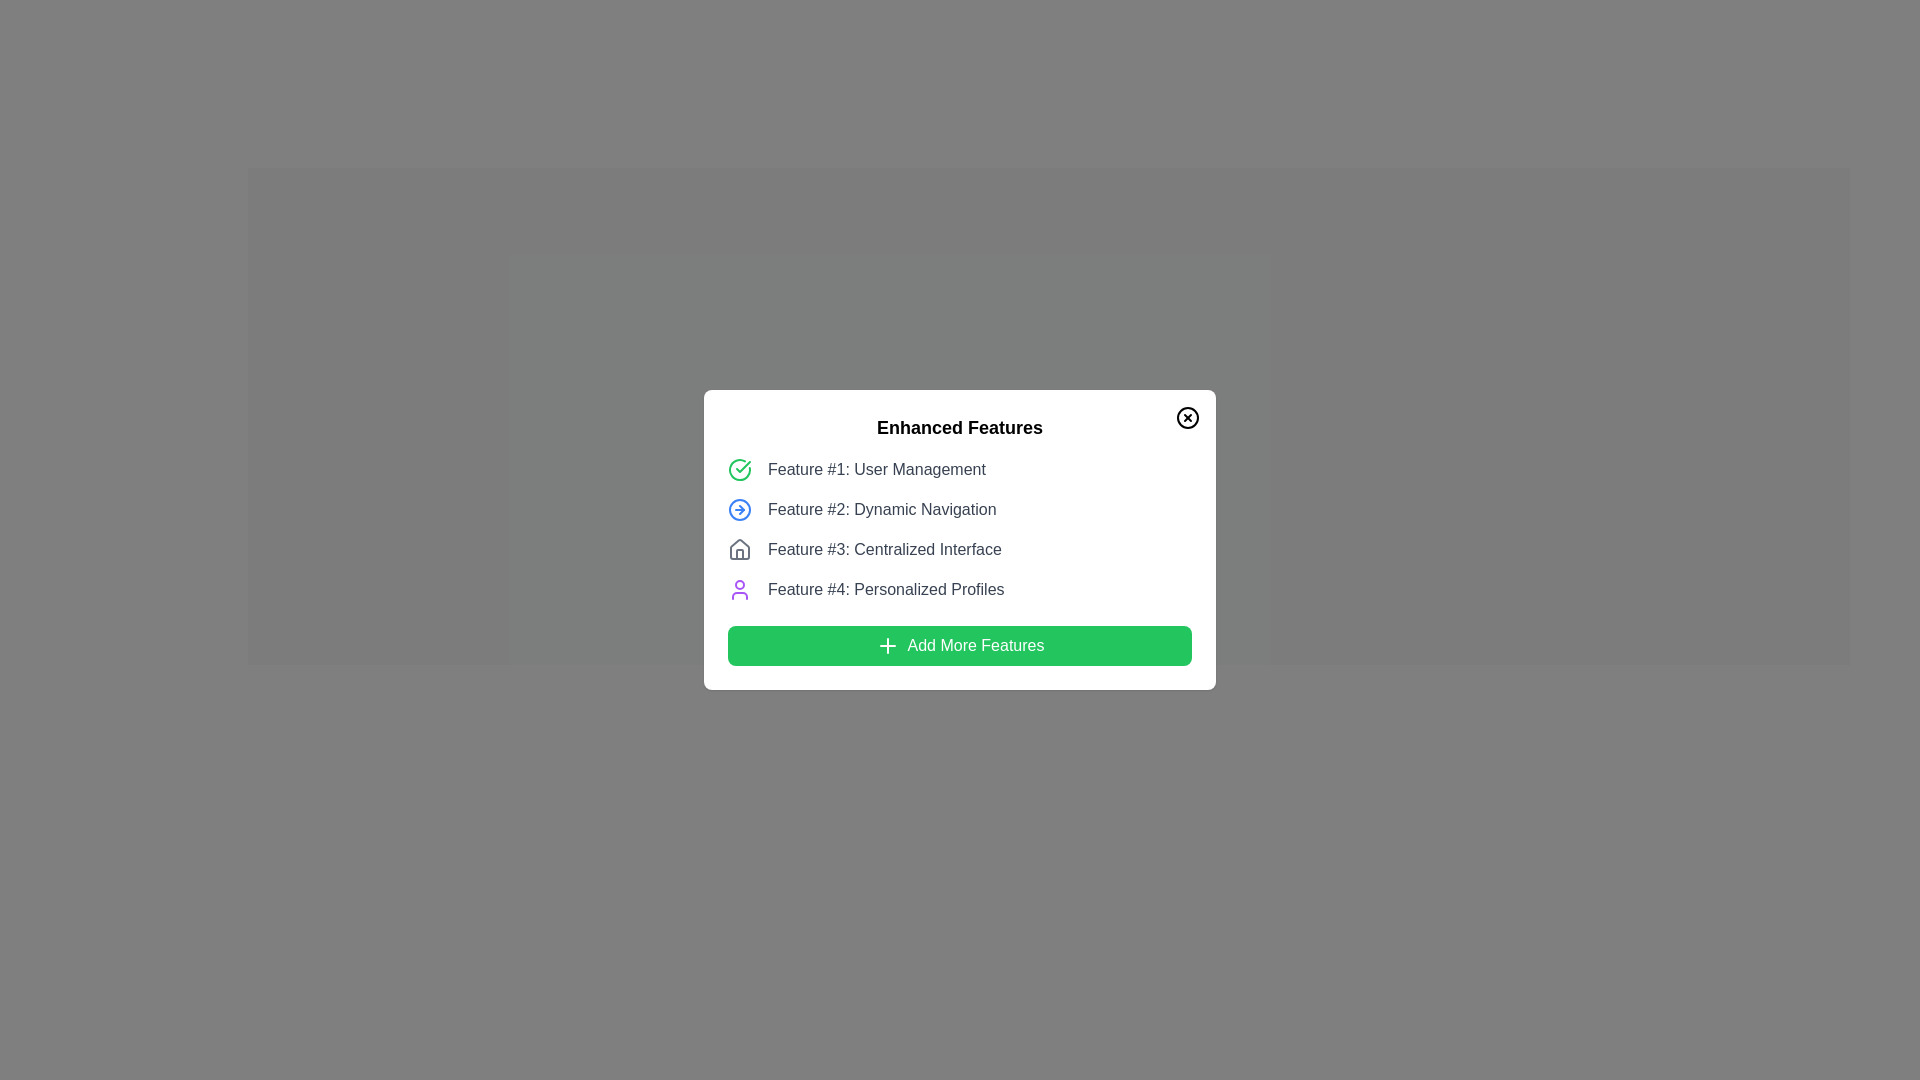 This screenshot has height=1080, width=1920. Describe the element at coordinates (881, 508) in the screenshot. I see `text label that describes 'Feature #2: Dynamic Navigation', which is styled in gray font and located as the second item in a vertical list within a modal dialog box` at that location.